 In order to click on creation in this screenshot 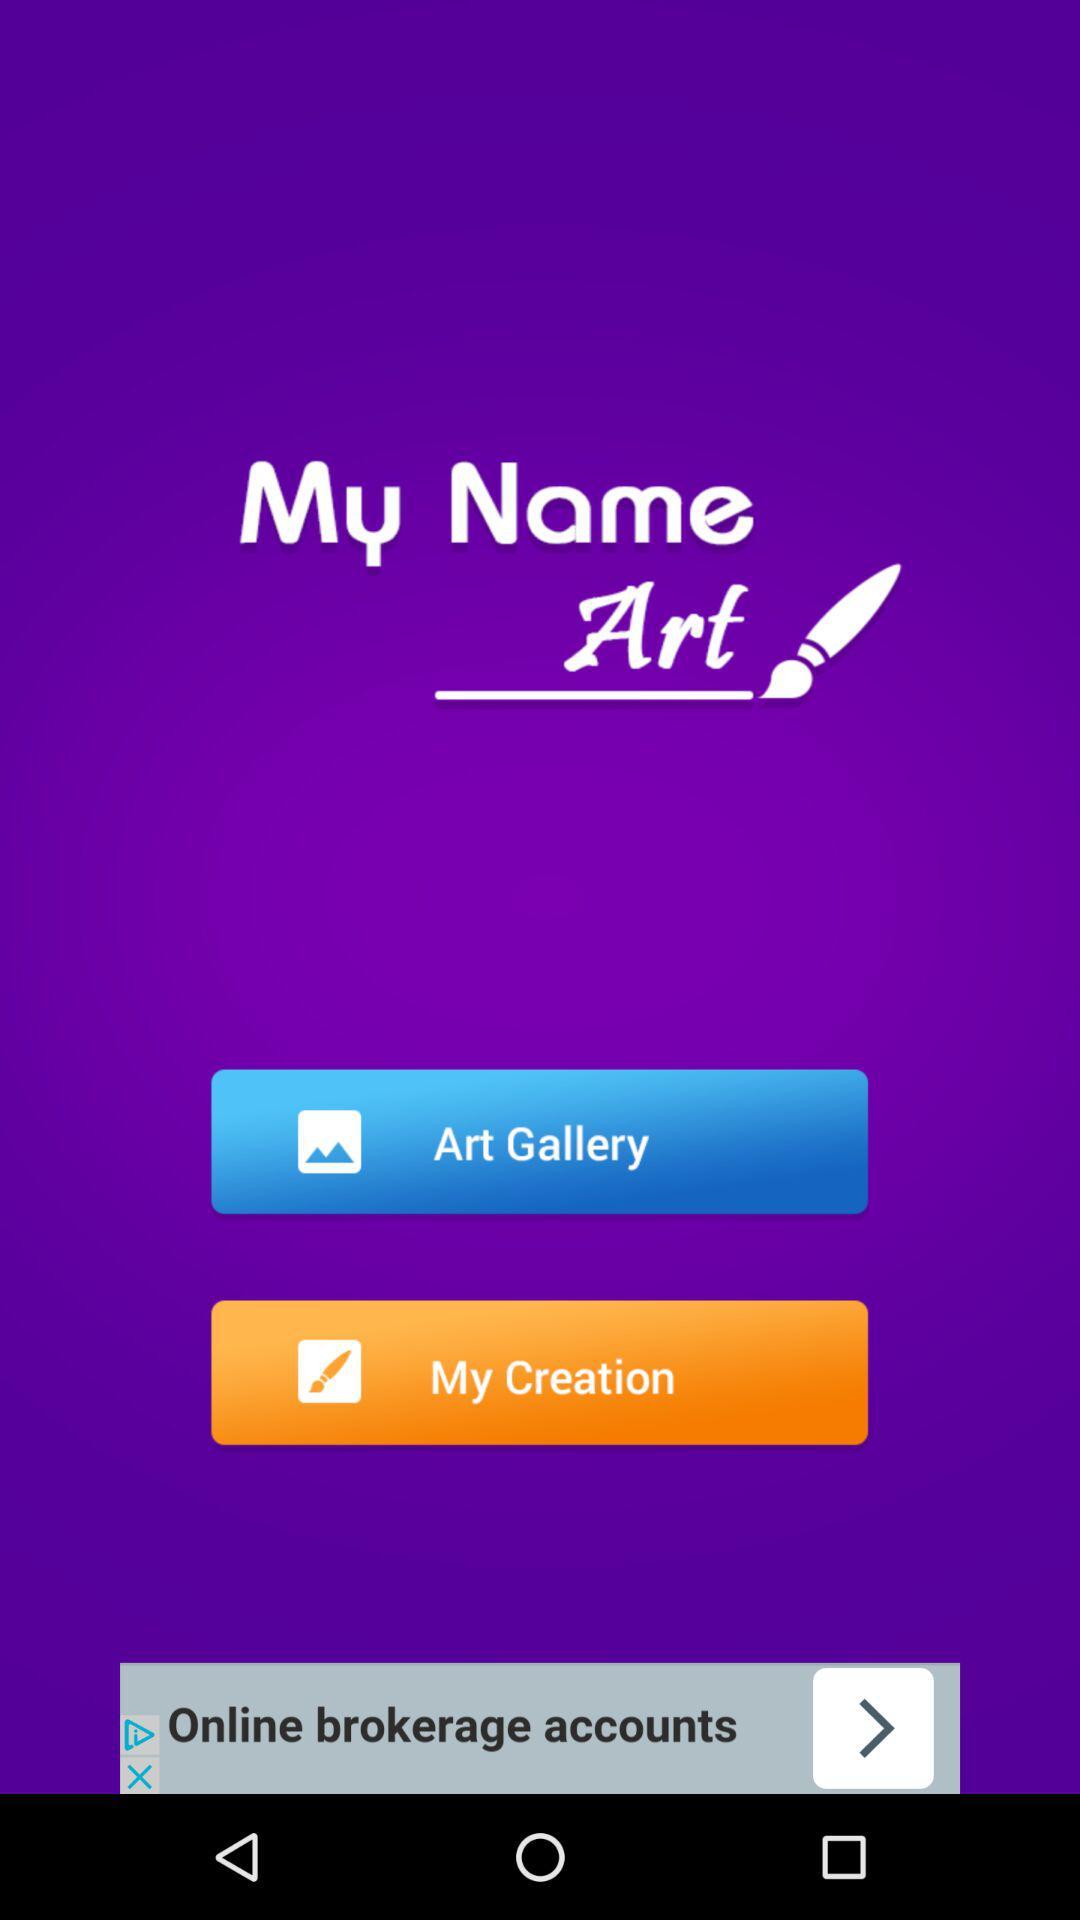, I will do `click(538, 1375)`.